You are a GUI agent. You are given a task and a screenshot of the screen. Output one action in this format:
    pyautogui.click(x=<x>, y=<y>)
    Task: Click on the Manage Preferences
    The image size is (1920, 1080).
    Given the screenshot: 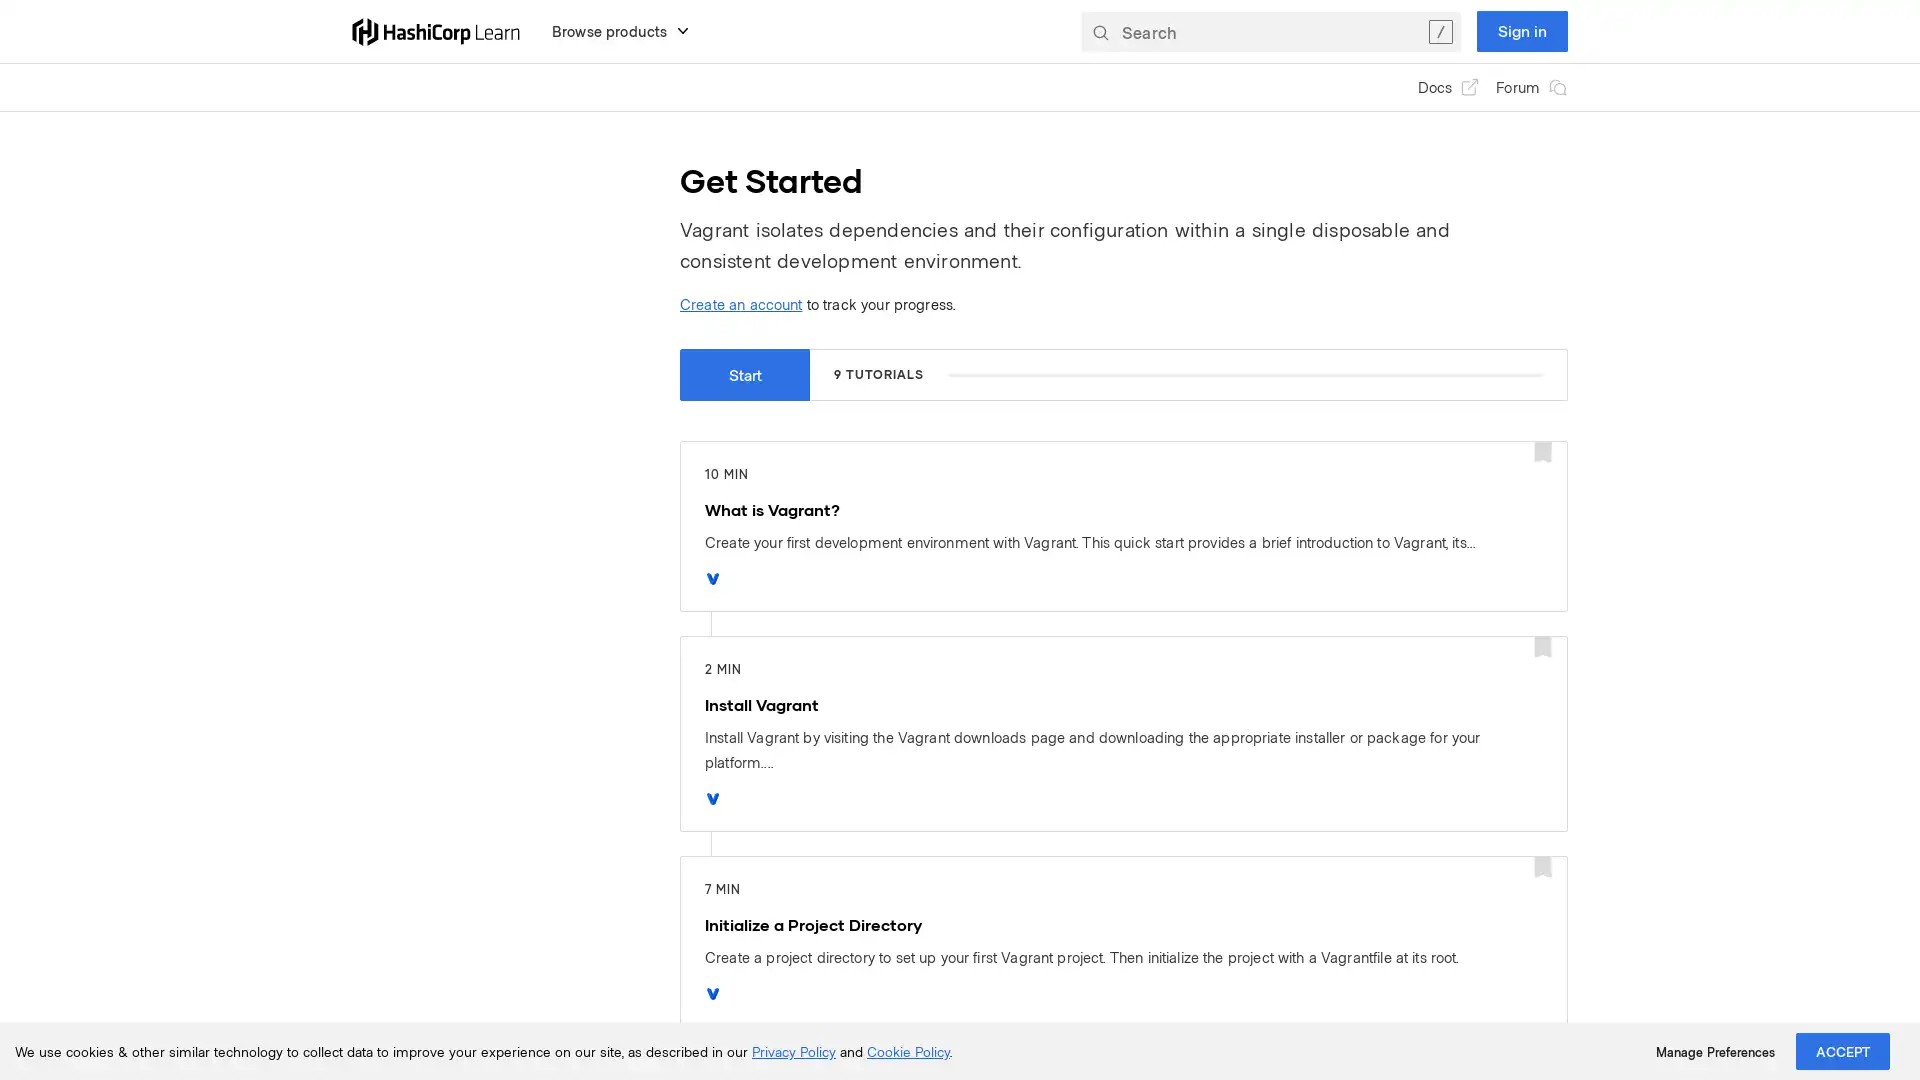 What is the action you would take?
    pyautogui.click(x=1714, y=1051)
    